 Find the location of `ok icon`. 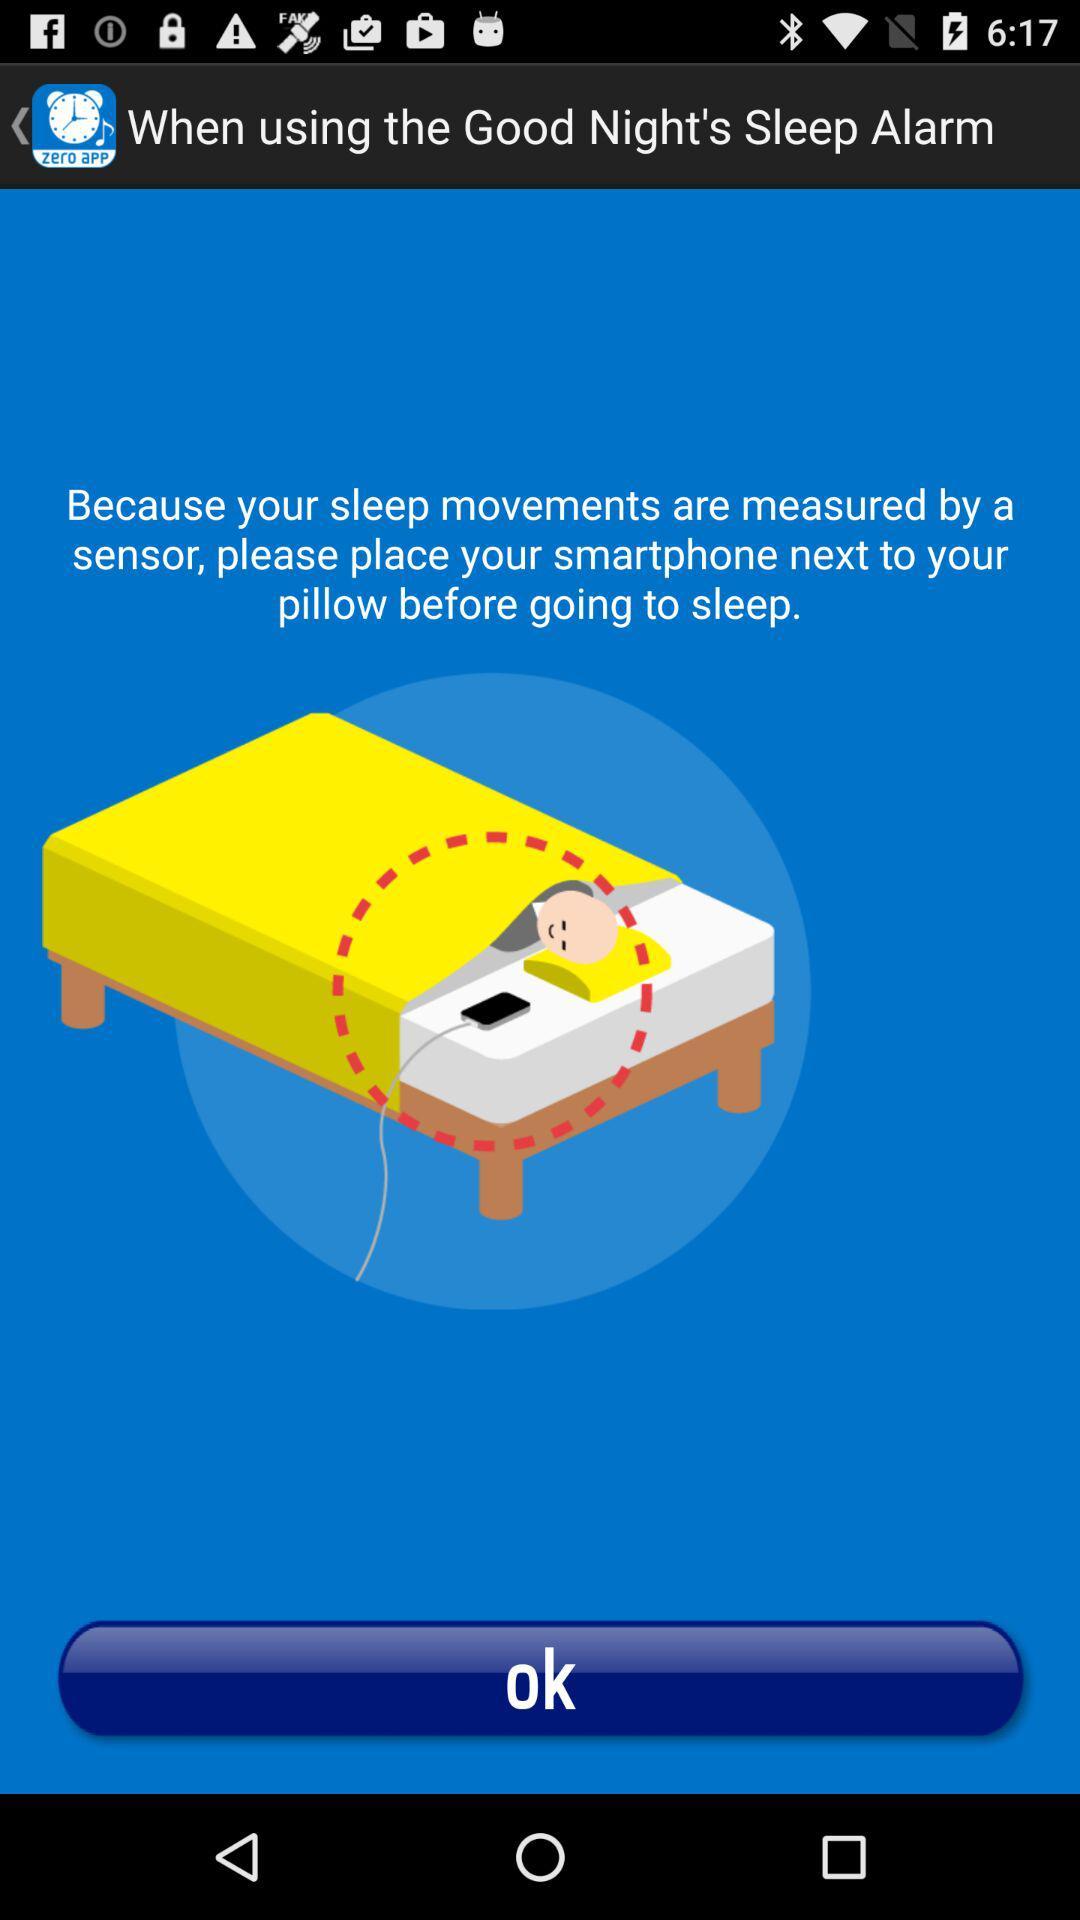

ok icon is located at coordinates (540, 1677).